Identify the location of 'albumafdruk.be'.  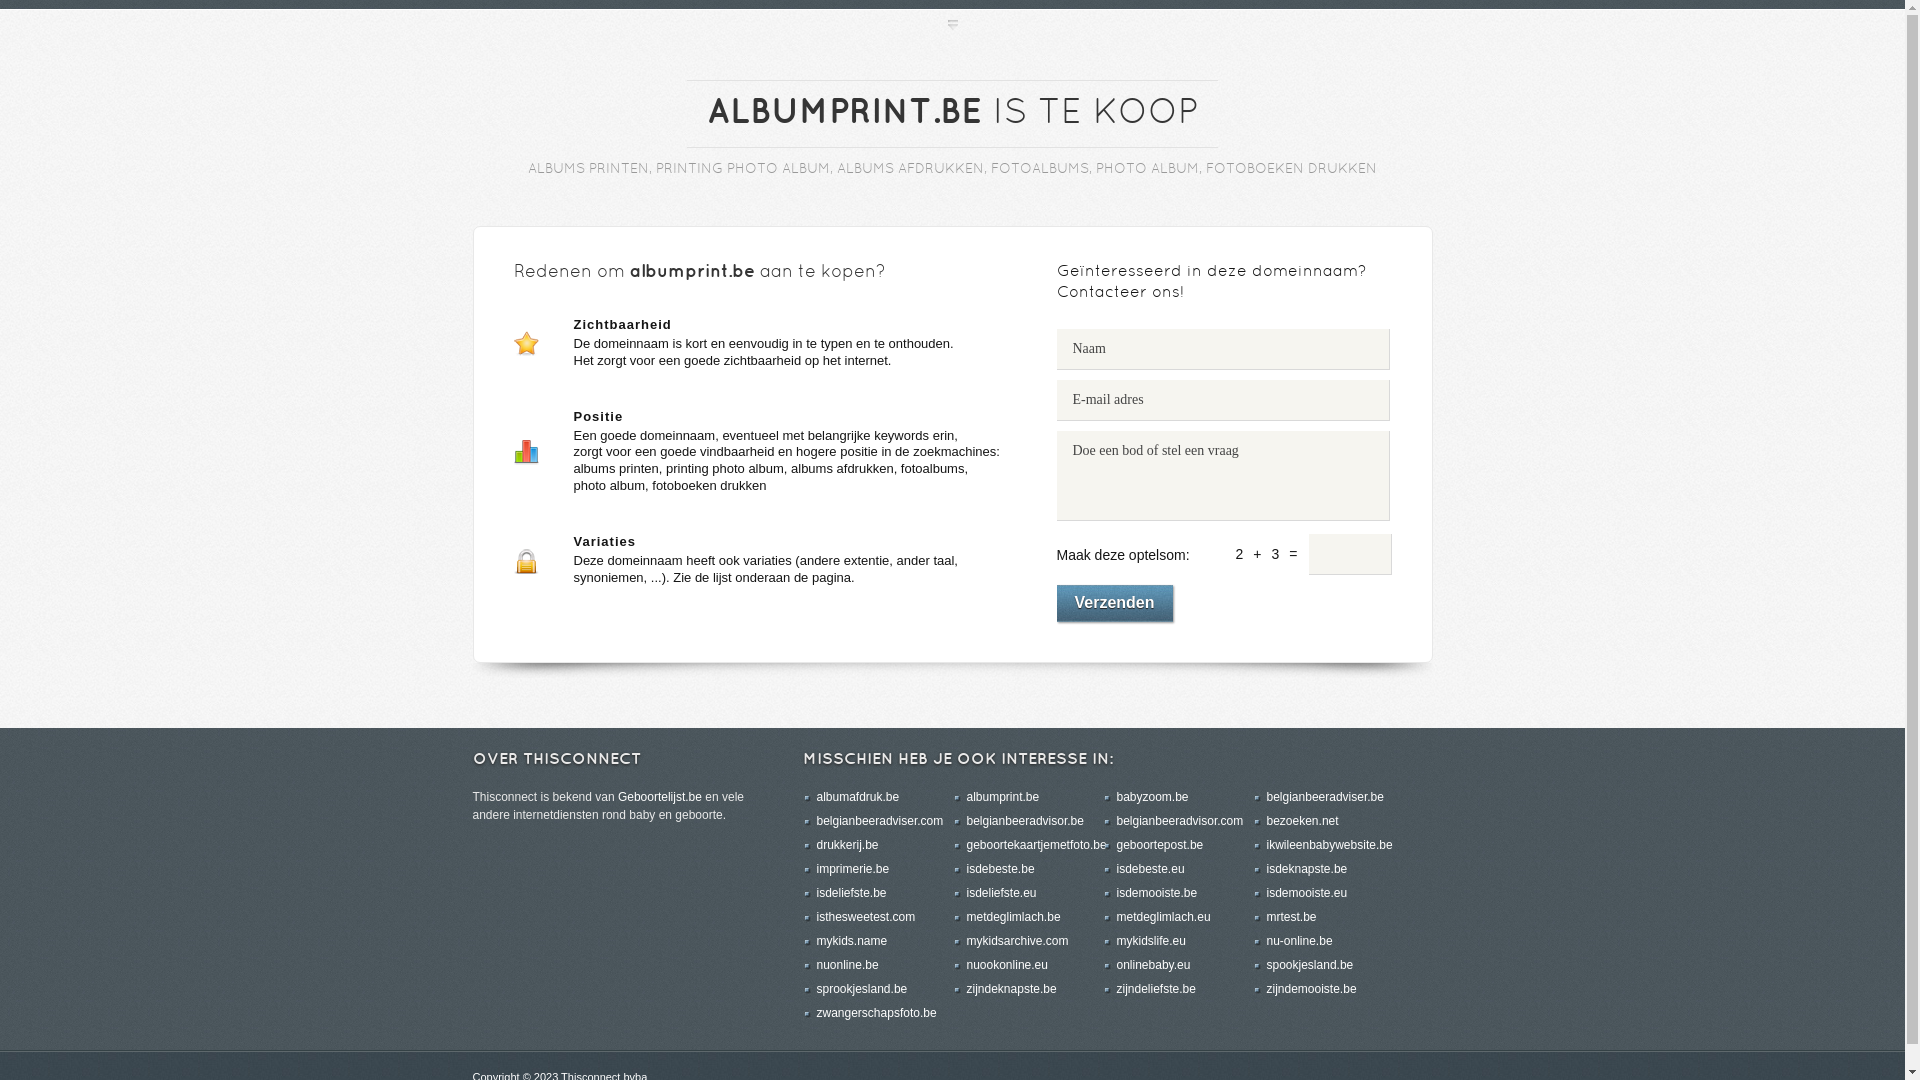
(857, 796).